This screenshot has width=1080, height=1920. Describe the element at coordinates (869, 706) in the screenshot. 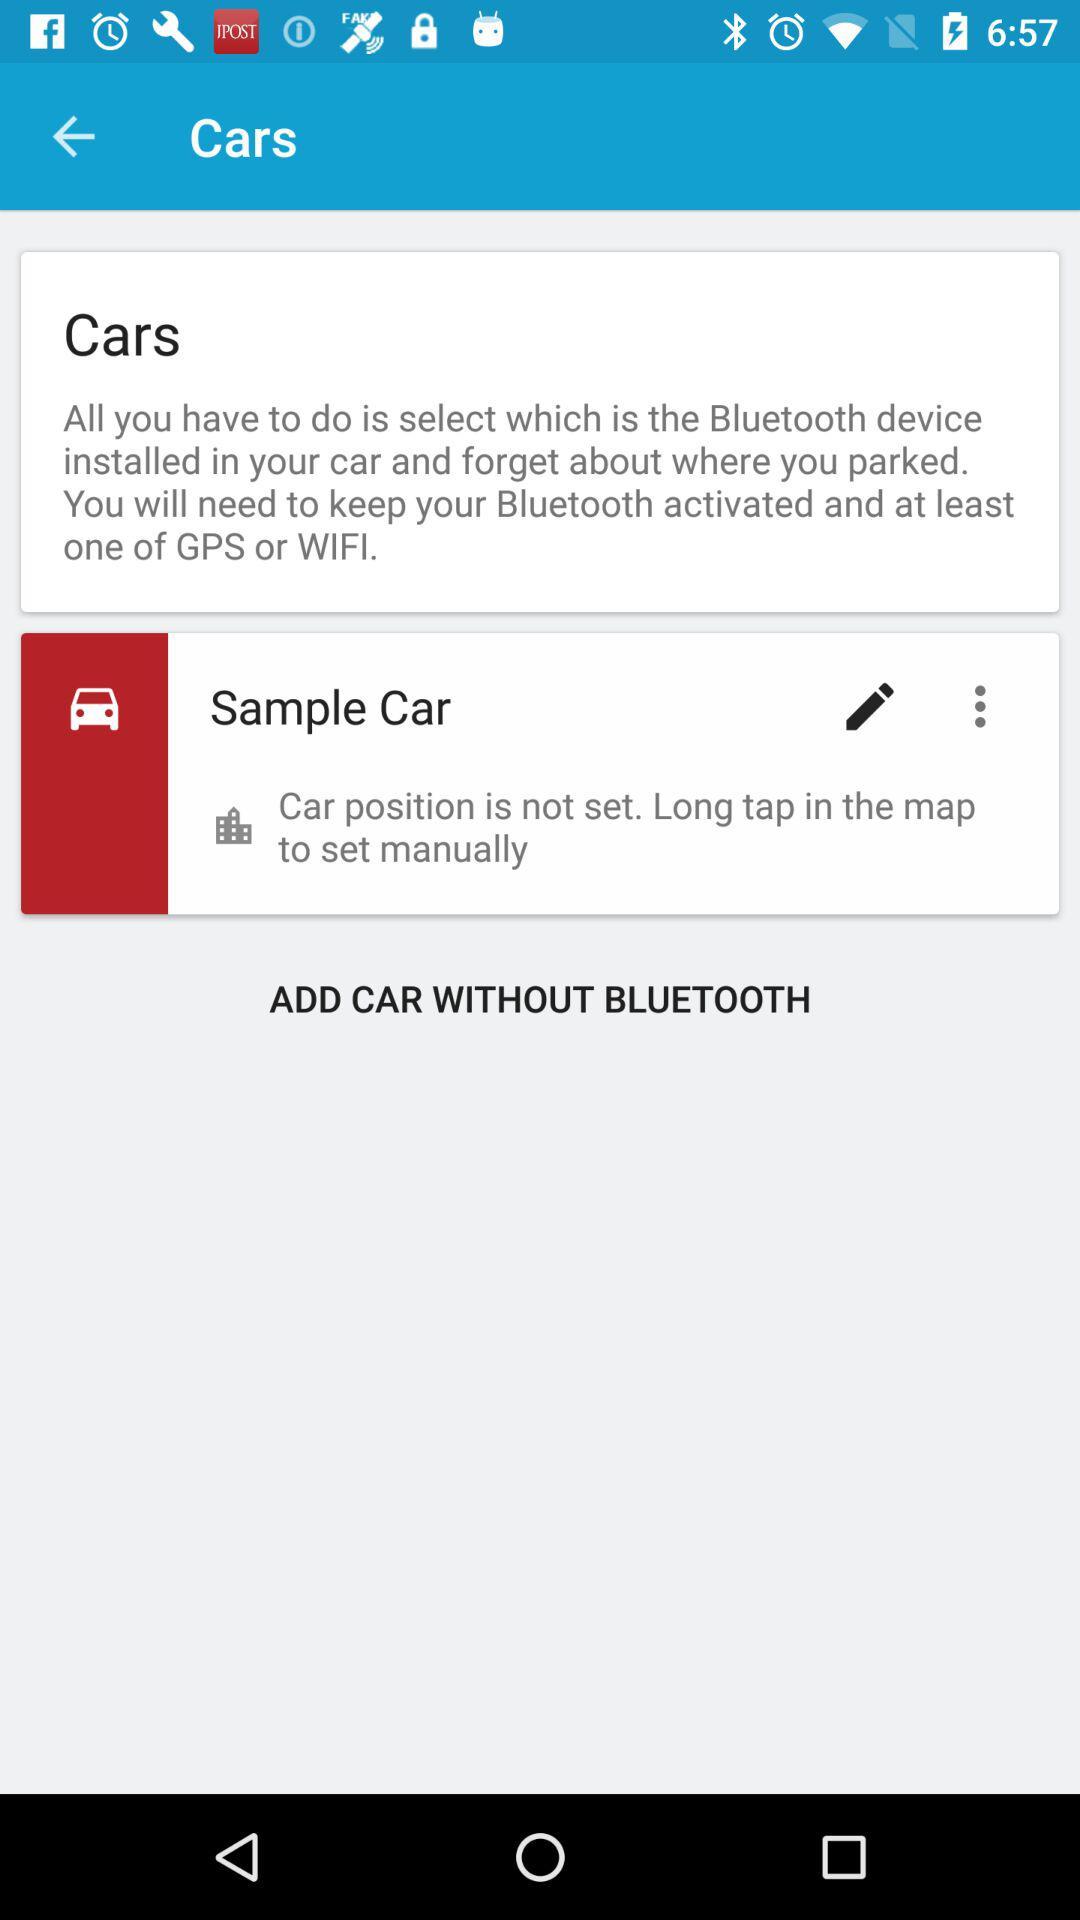

I see `item to the right of sample car item` at that location.